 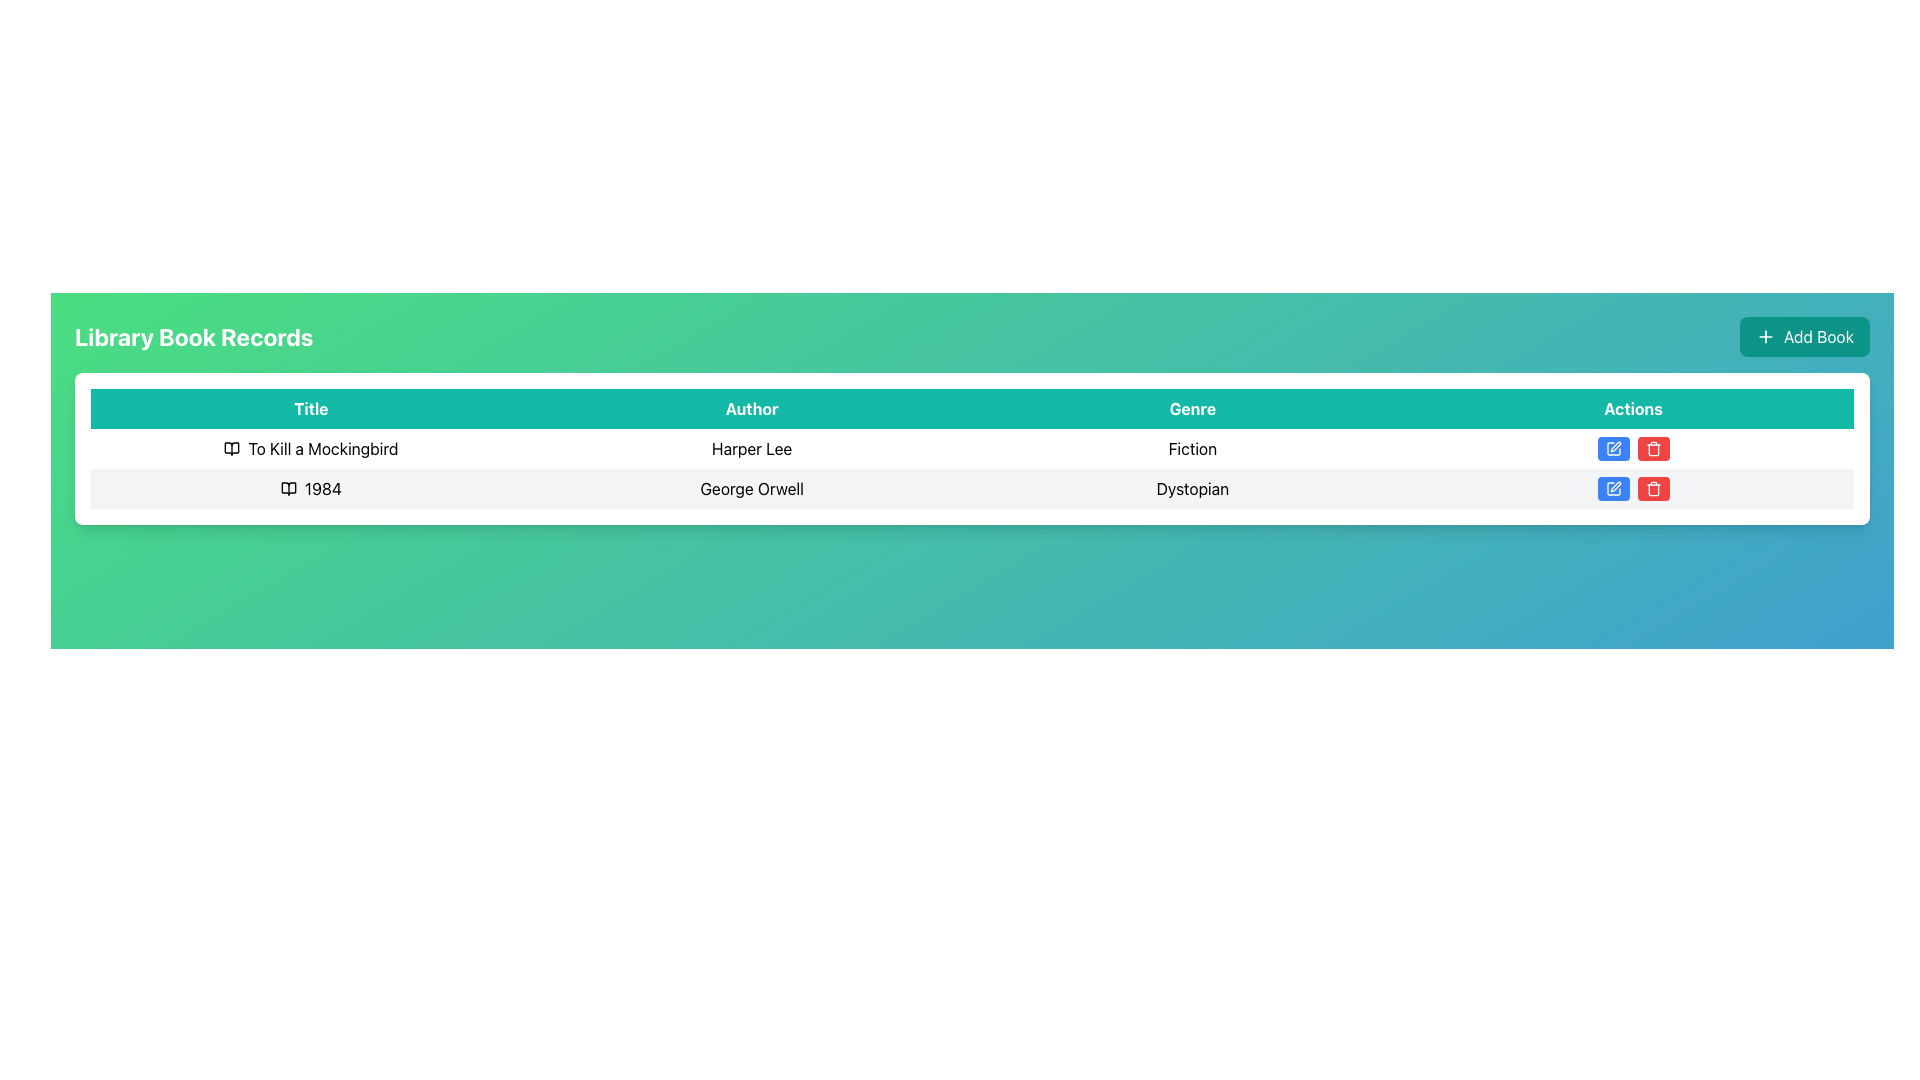 What do you see at coordinates (1804, 335) in the screenshot?
I see `the 'Add New Book' button located on the far right side of the header section, aligned with the title 'Library Book Records'` at bounding box center [1804, 335].